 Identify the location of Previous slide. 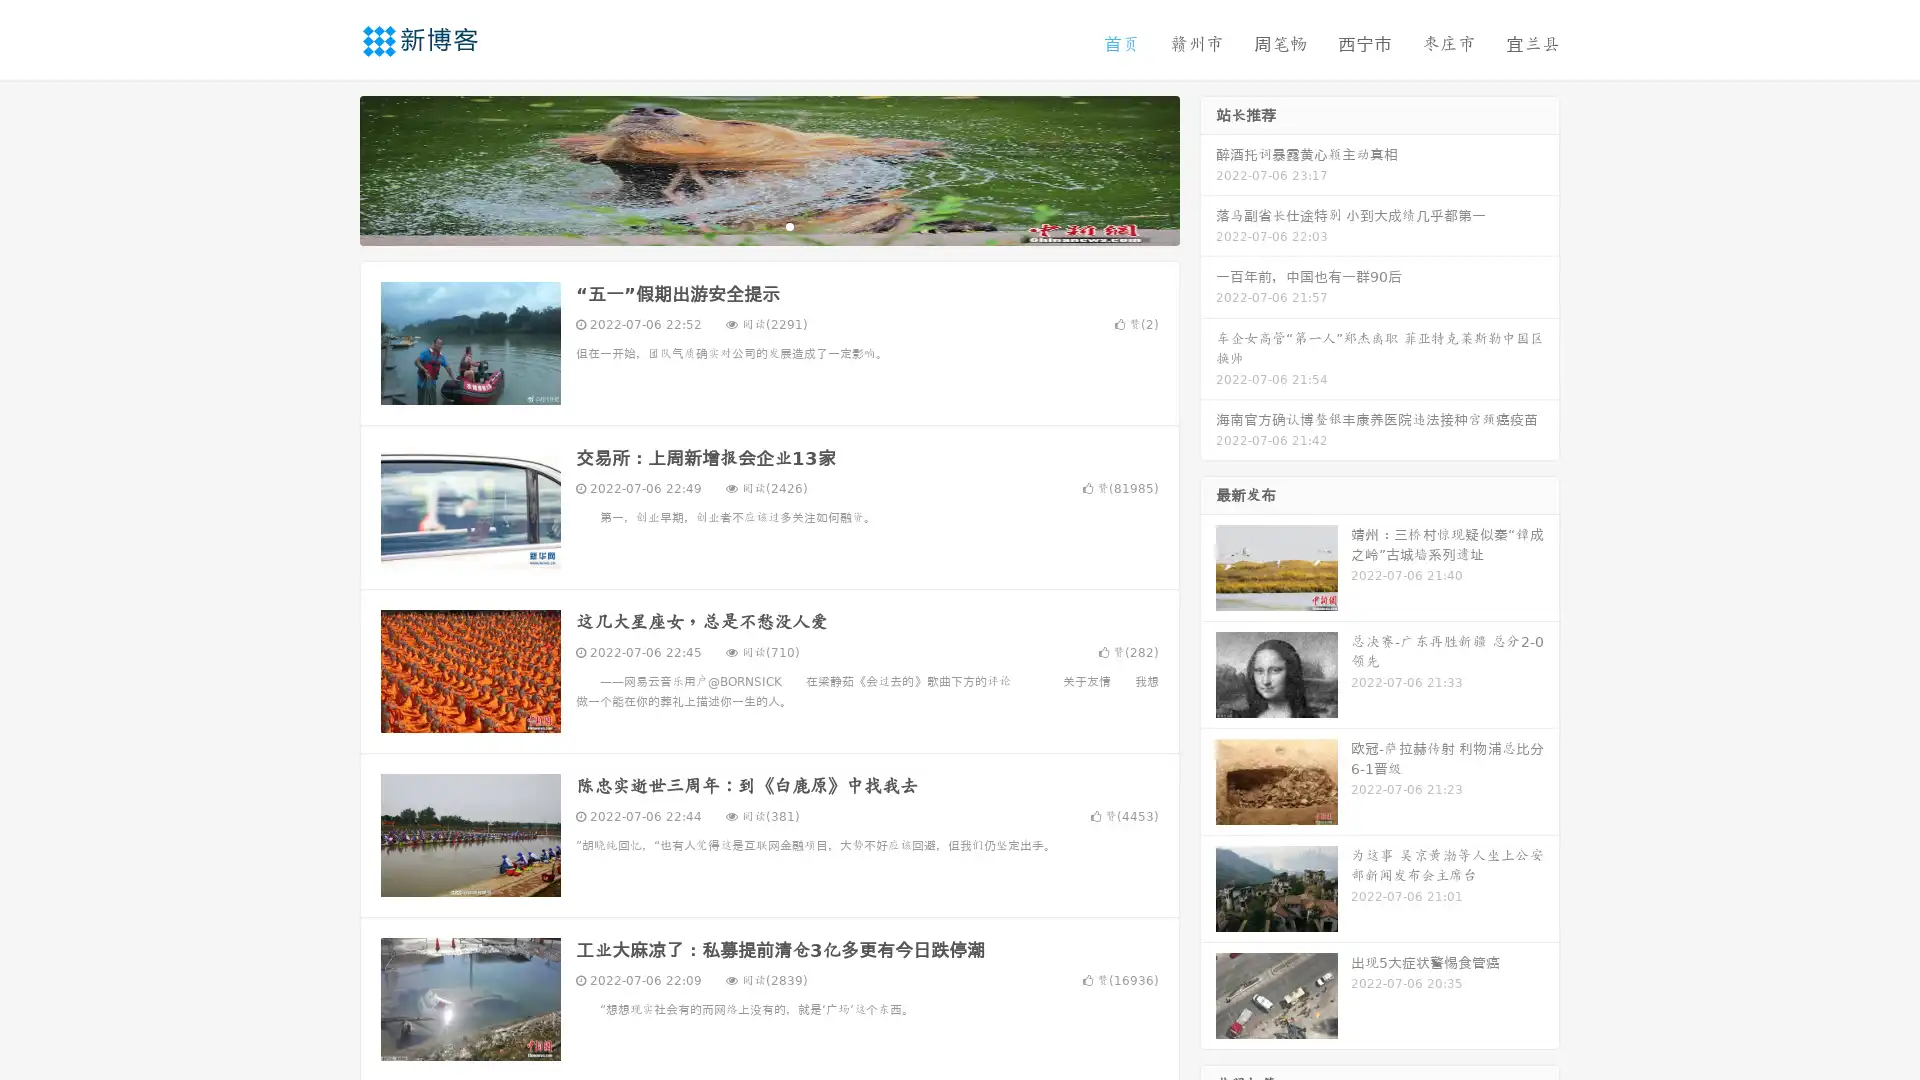
(330, 168).